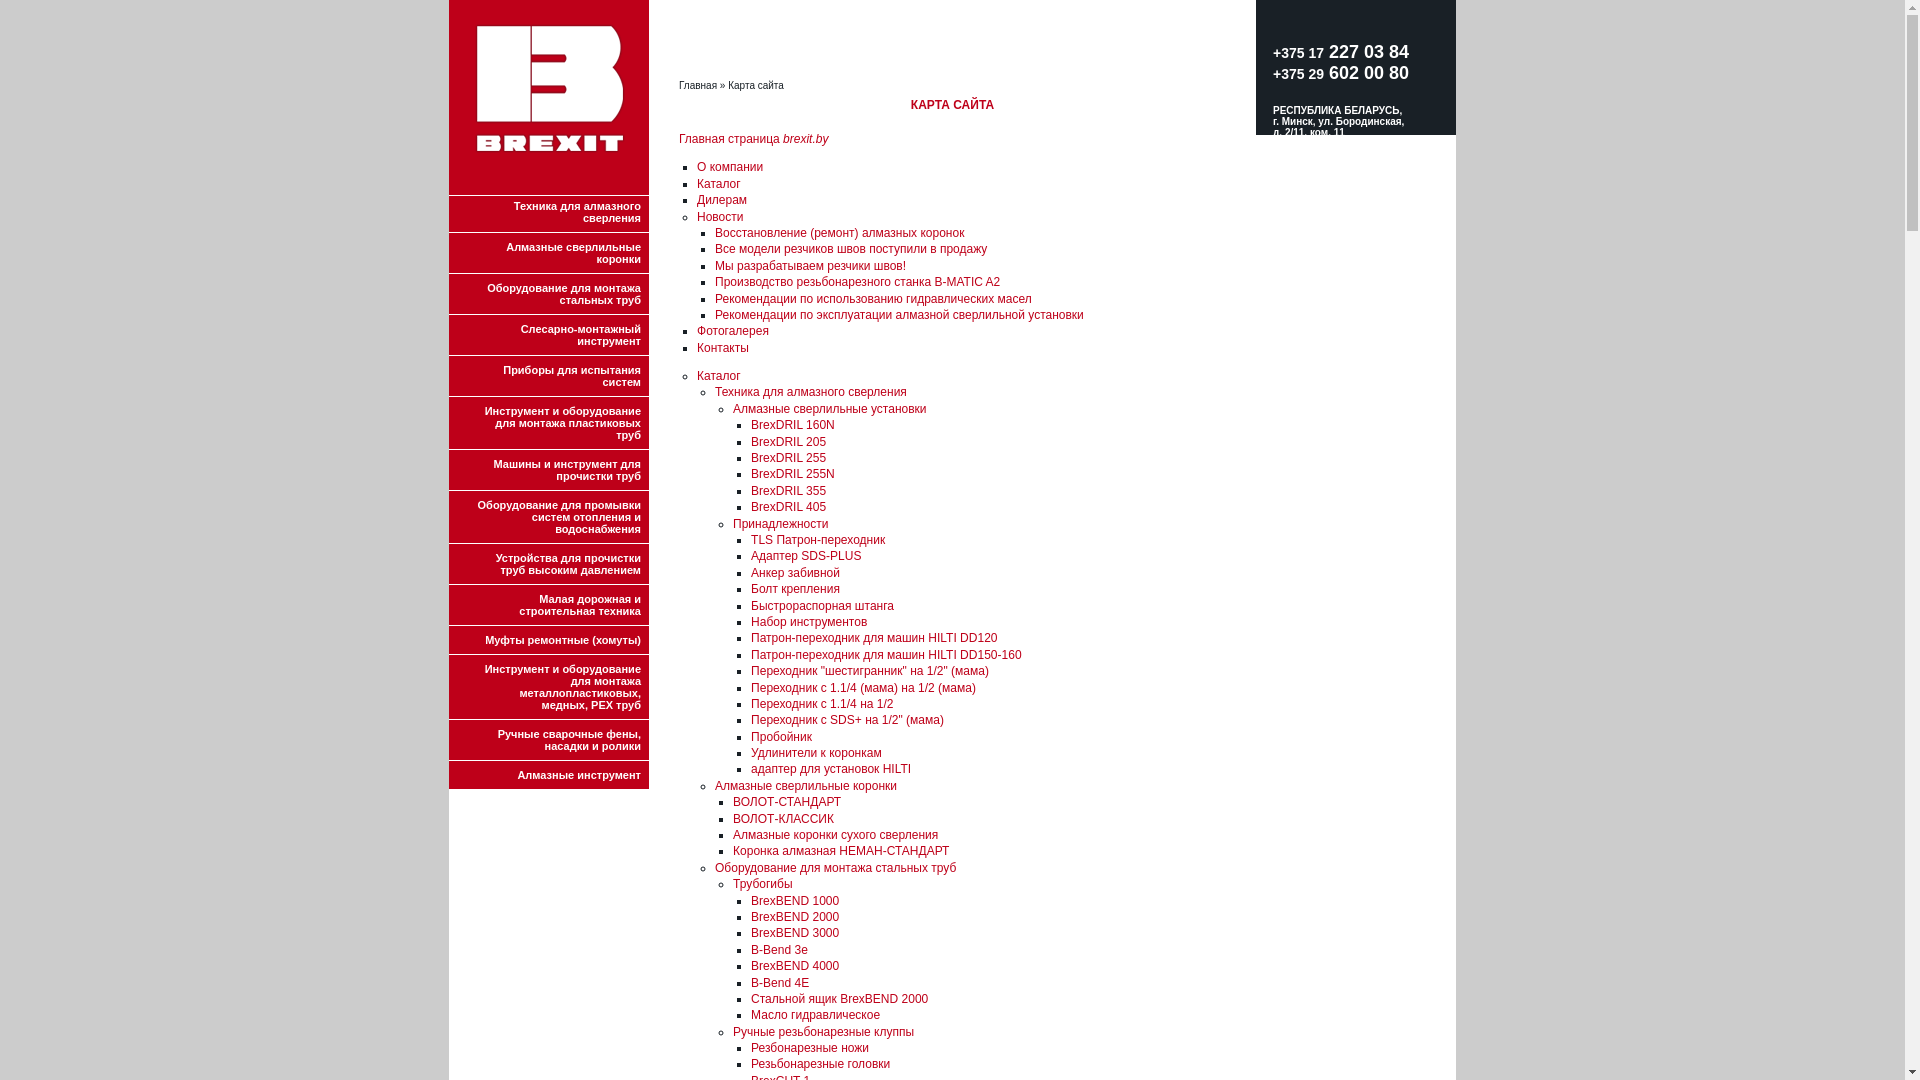 The image size is (1920, 1080). Describe the element at coordinates (794, 964) in the screenshot. I see `'BrexBEND 4000'` at that location.